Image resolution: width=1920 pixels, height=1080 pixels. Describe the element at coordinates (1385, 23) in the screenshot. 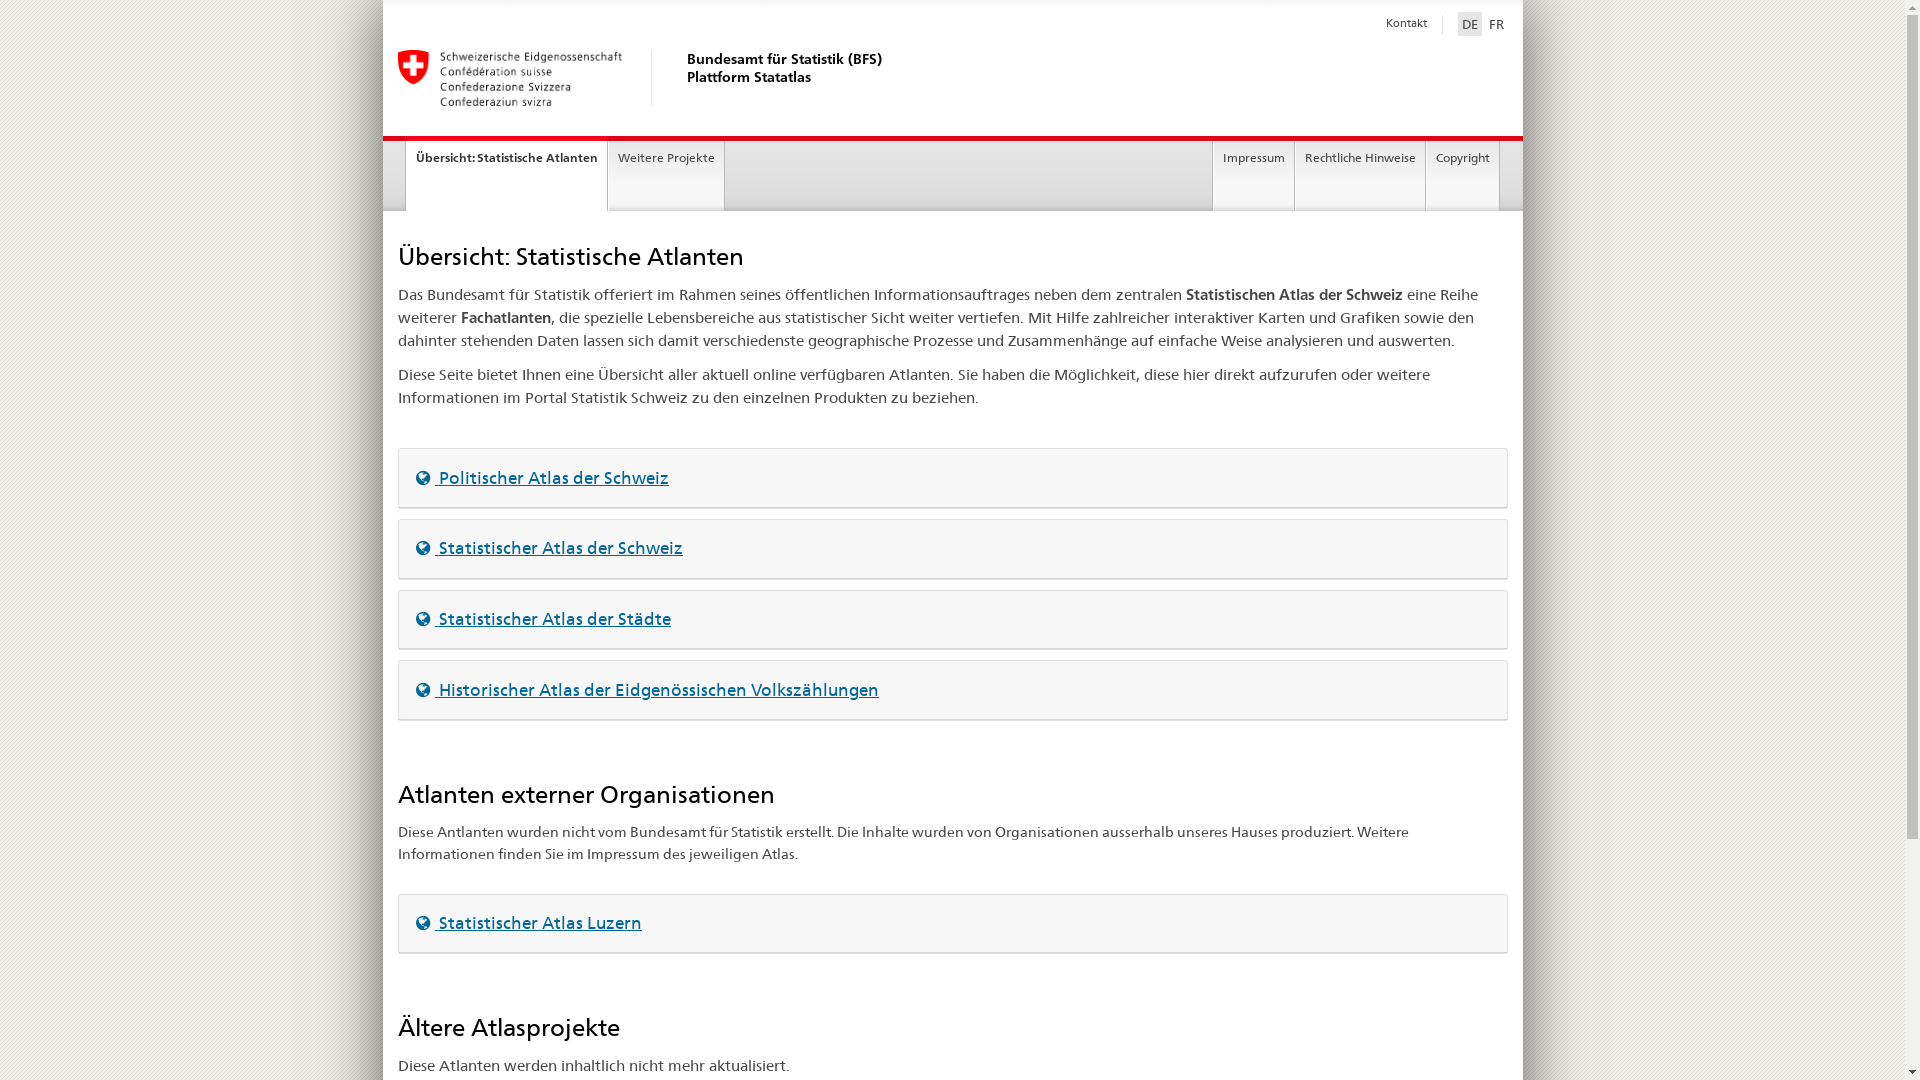

I see `'Kontakt'` at that location.